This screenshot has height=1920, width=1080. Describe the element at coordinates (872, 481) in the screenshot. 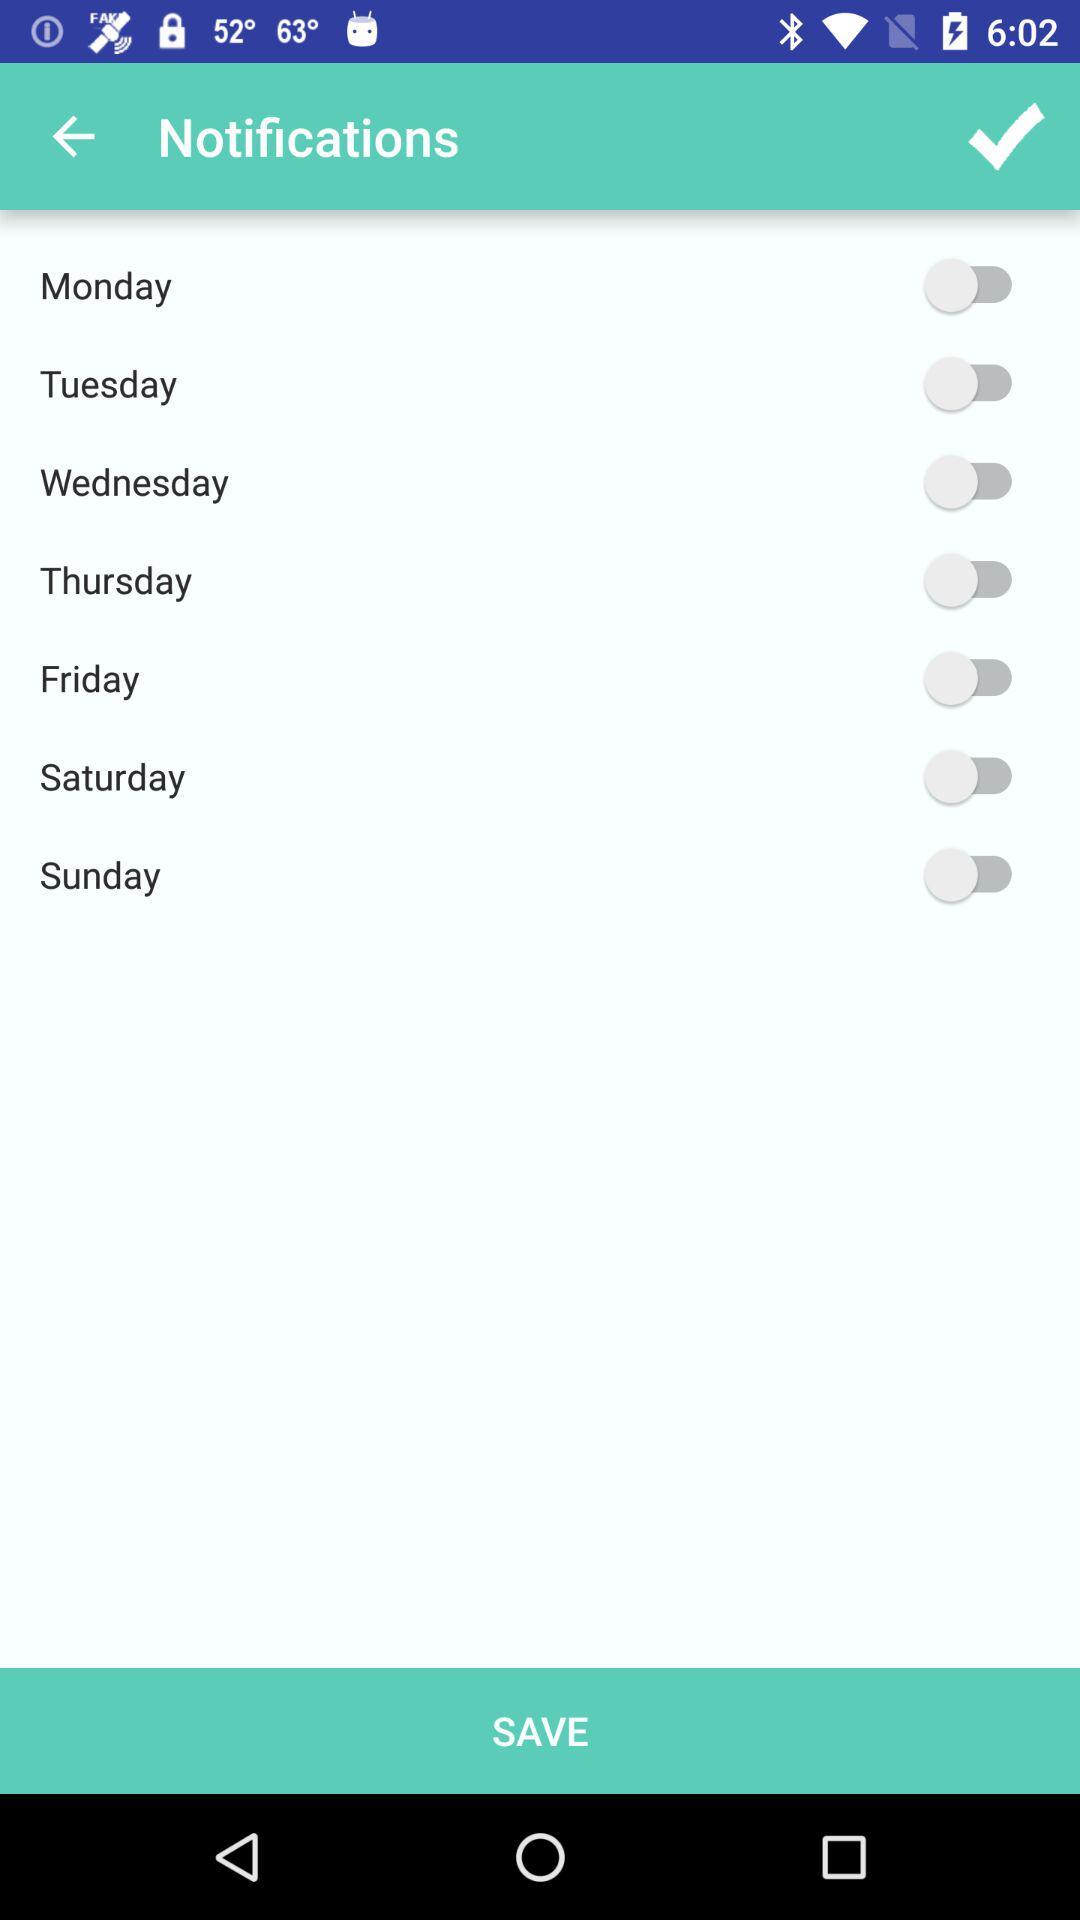

I see `icon next to the wednesday` at that location.